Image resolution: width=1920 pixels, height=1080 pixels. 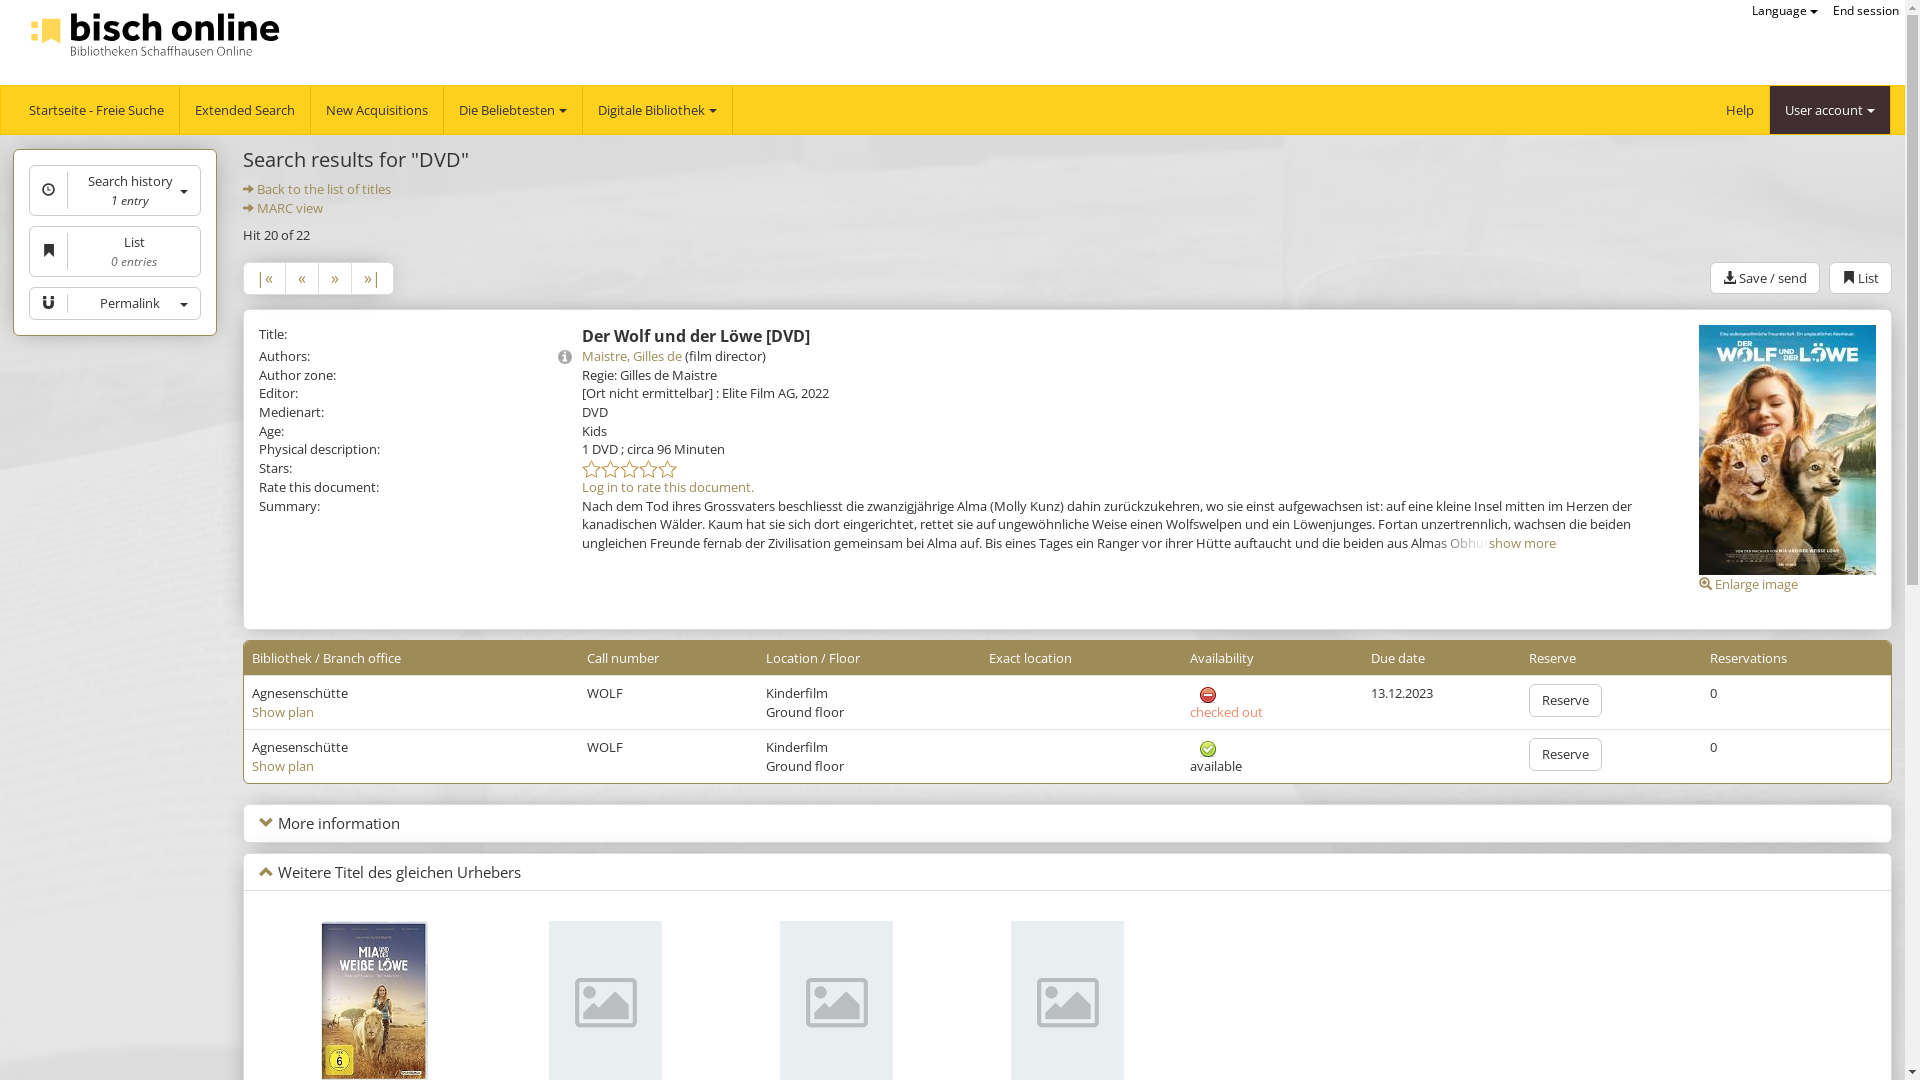 I want to click on 'Permalink', so click(x=114, y=303).